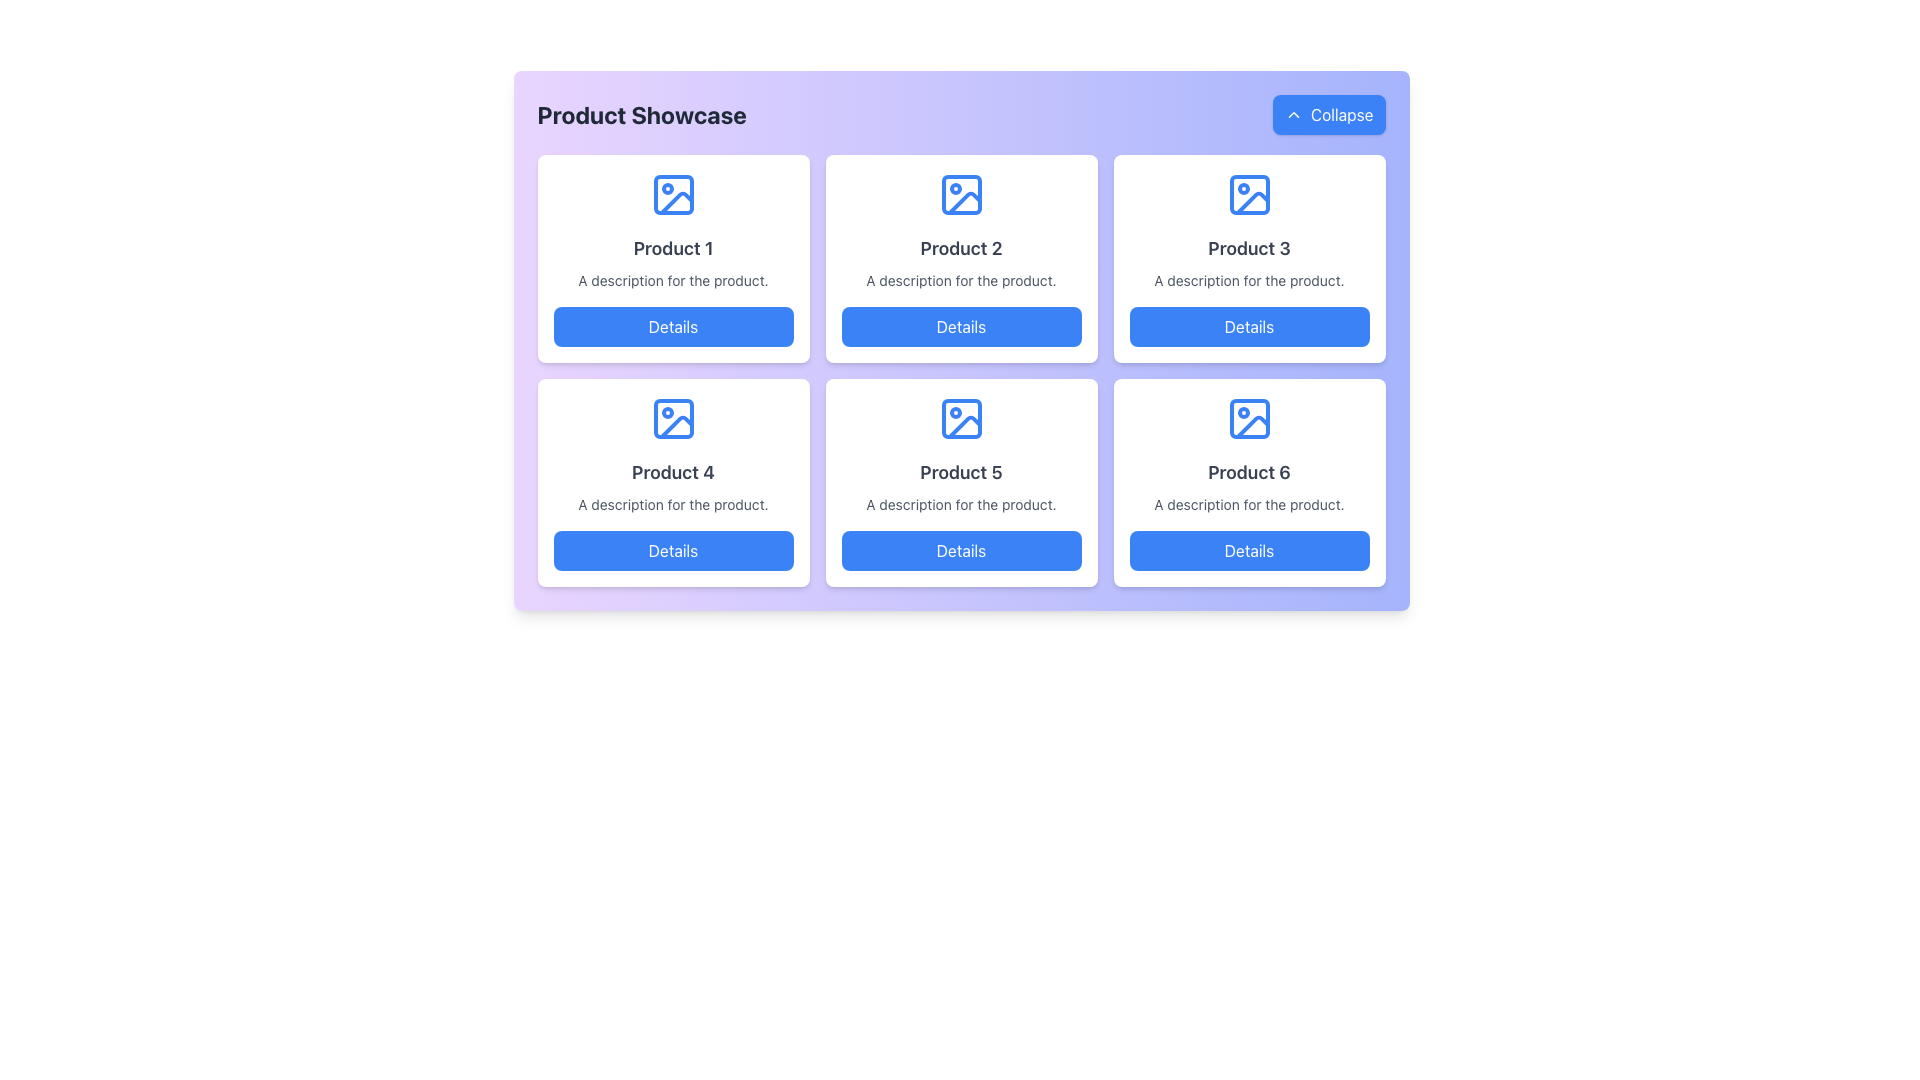 The image size is (1920, 1080). I want to click on the icon styled in a blue outline resembling an image with a circle and a line intersecting it, which is located above the text 'Product 2' in the product showcase grid, so click(961, 195).